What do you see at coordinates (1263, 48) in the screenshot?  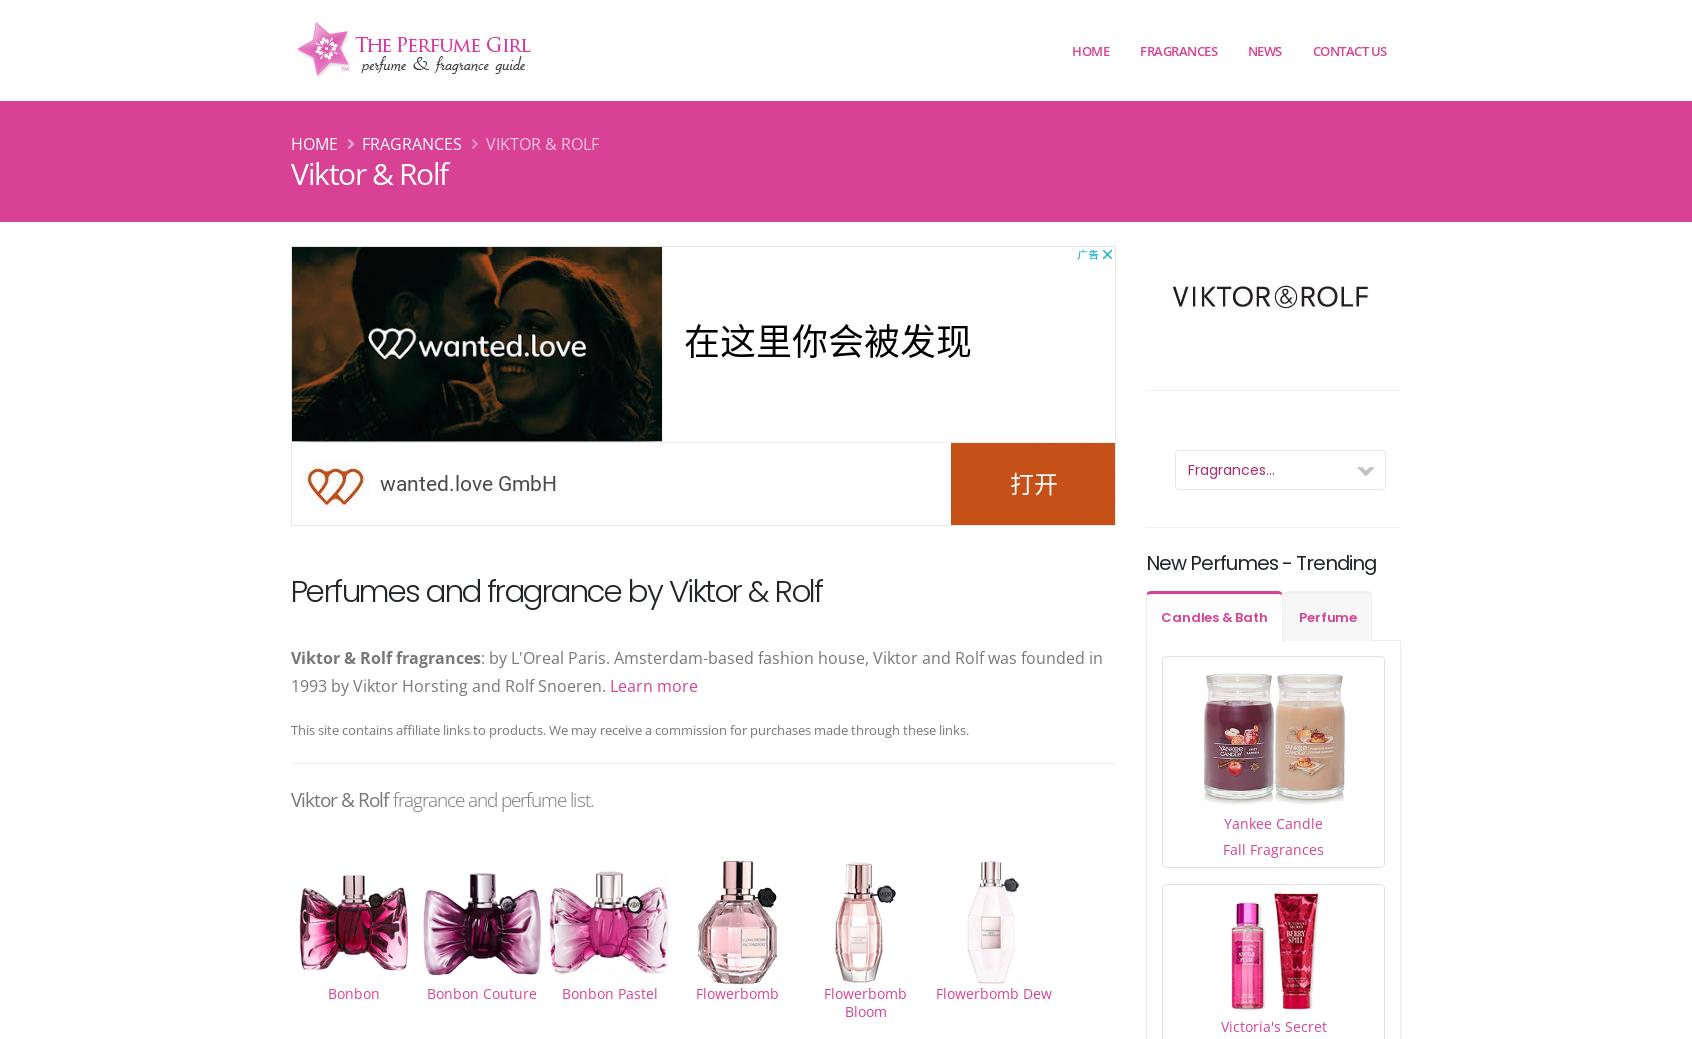 I see `'News'` at bounding box center [1263, 48].